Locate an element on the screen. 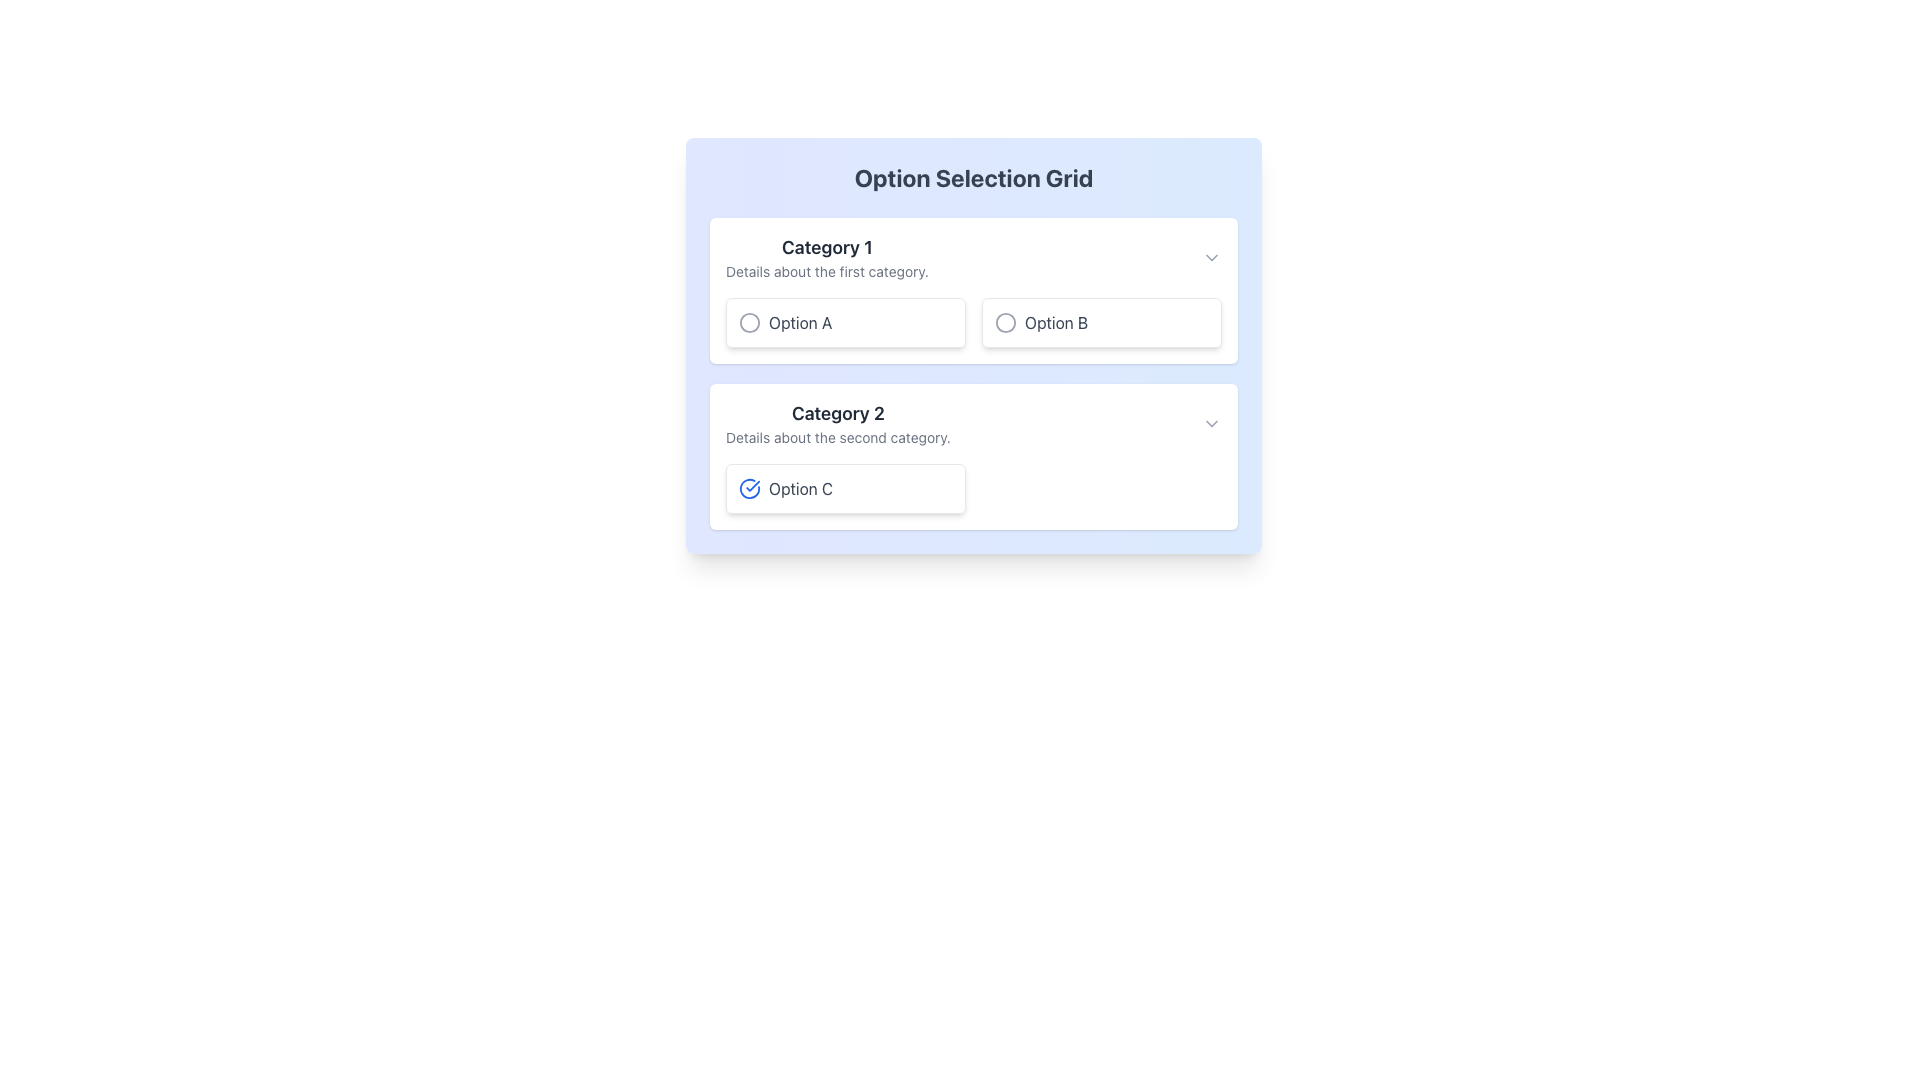  the text label that serves as the title for the 'Category 1' section, which is positioned at the top-left corner of this section is located at coordinates (827, 246).